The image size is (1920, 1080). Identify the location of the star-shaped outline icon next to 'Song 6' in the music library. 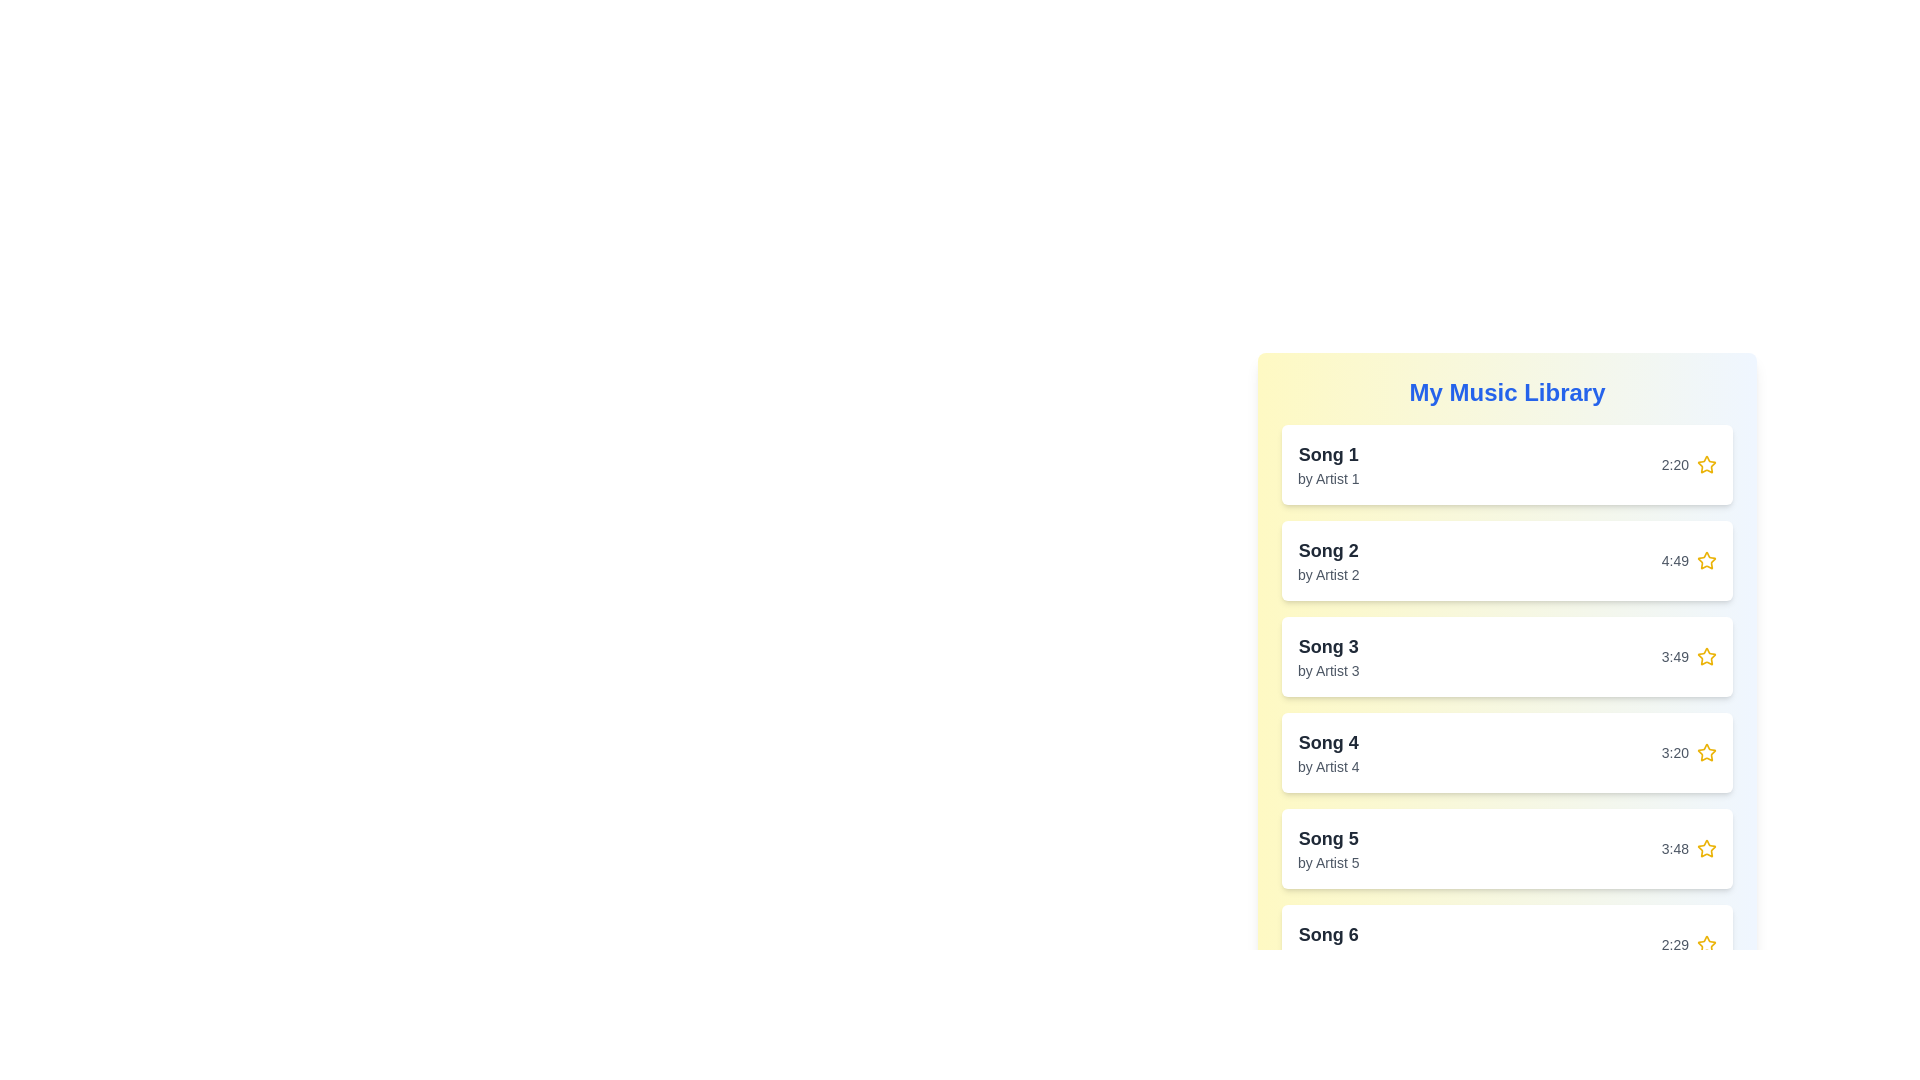
(1704, 944).